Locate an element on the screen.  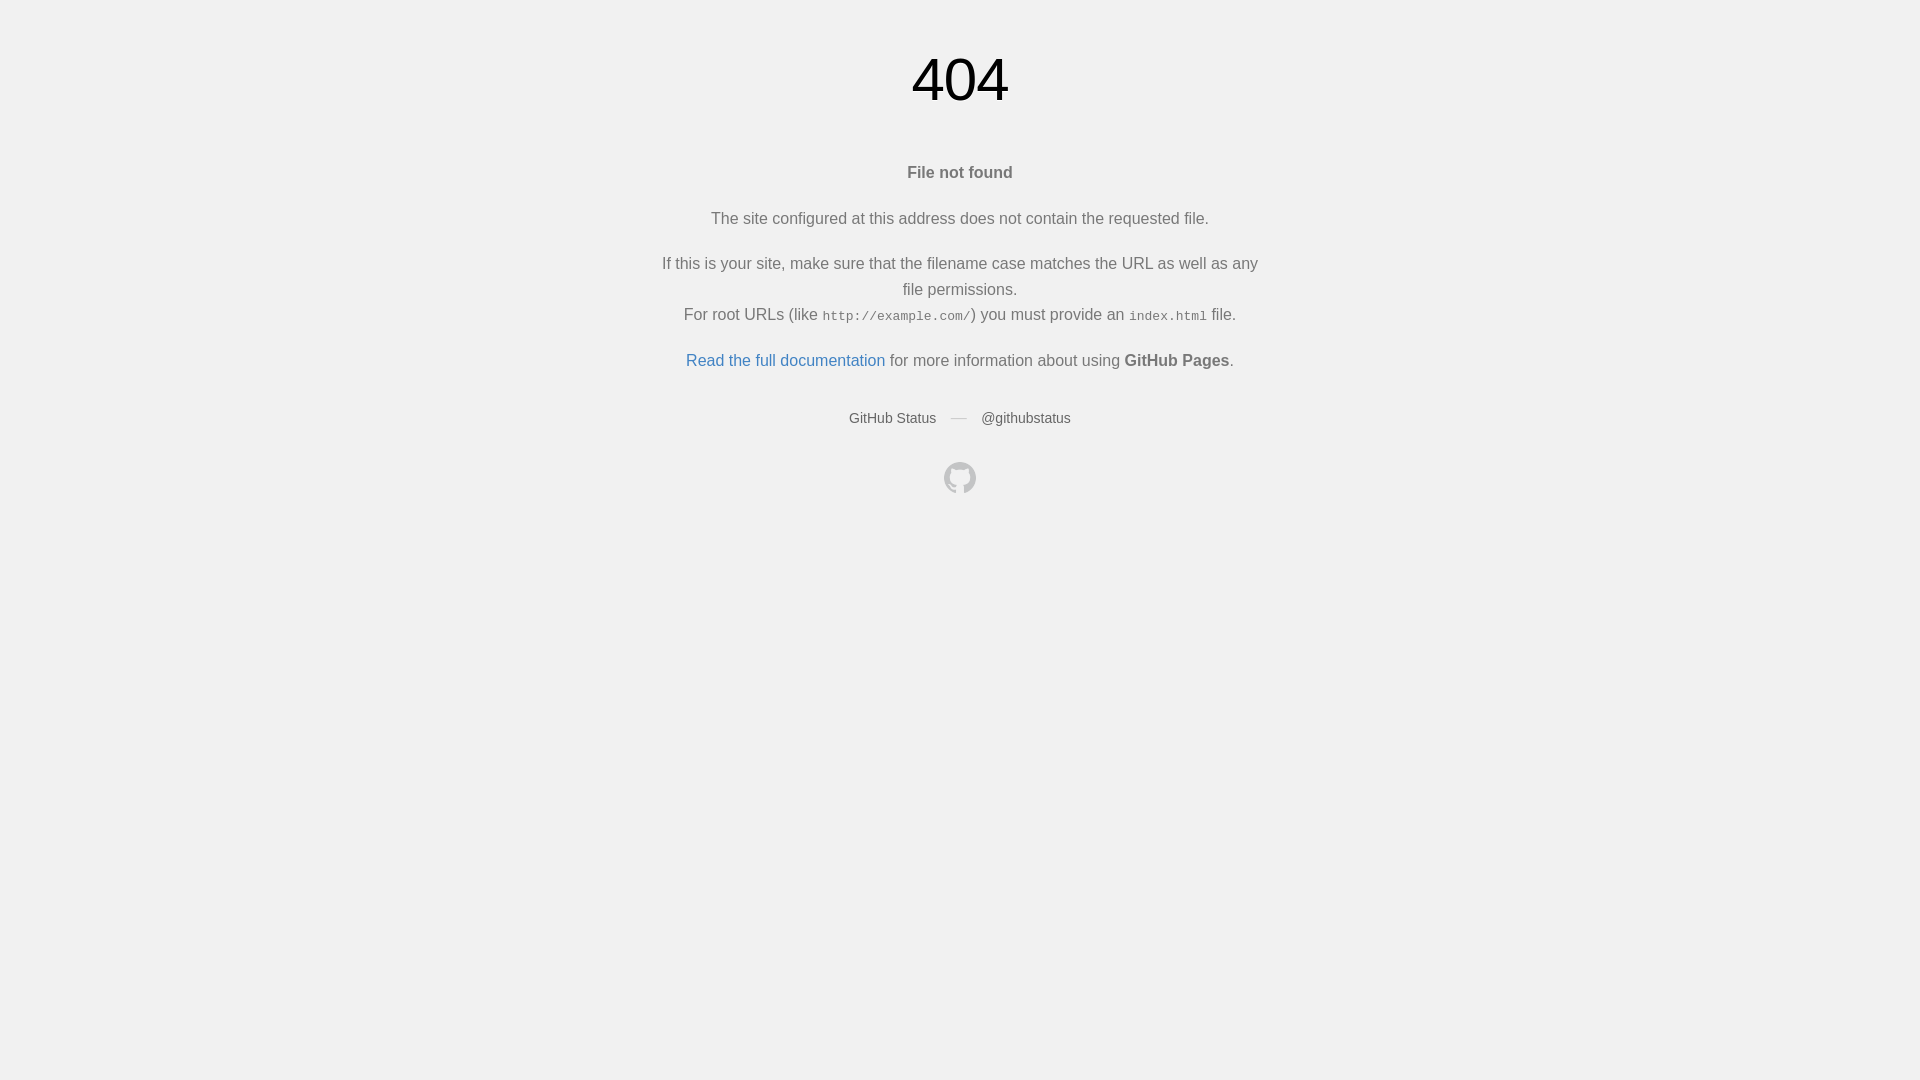
'@githubstatus' is located at coordinates (1026, 416).